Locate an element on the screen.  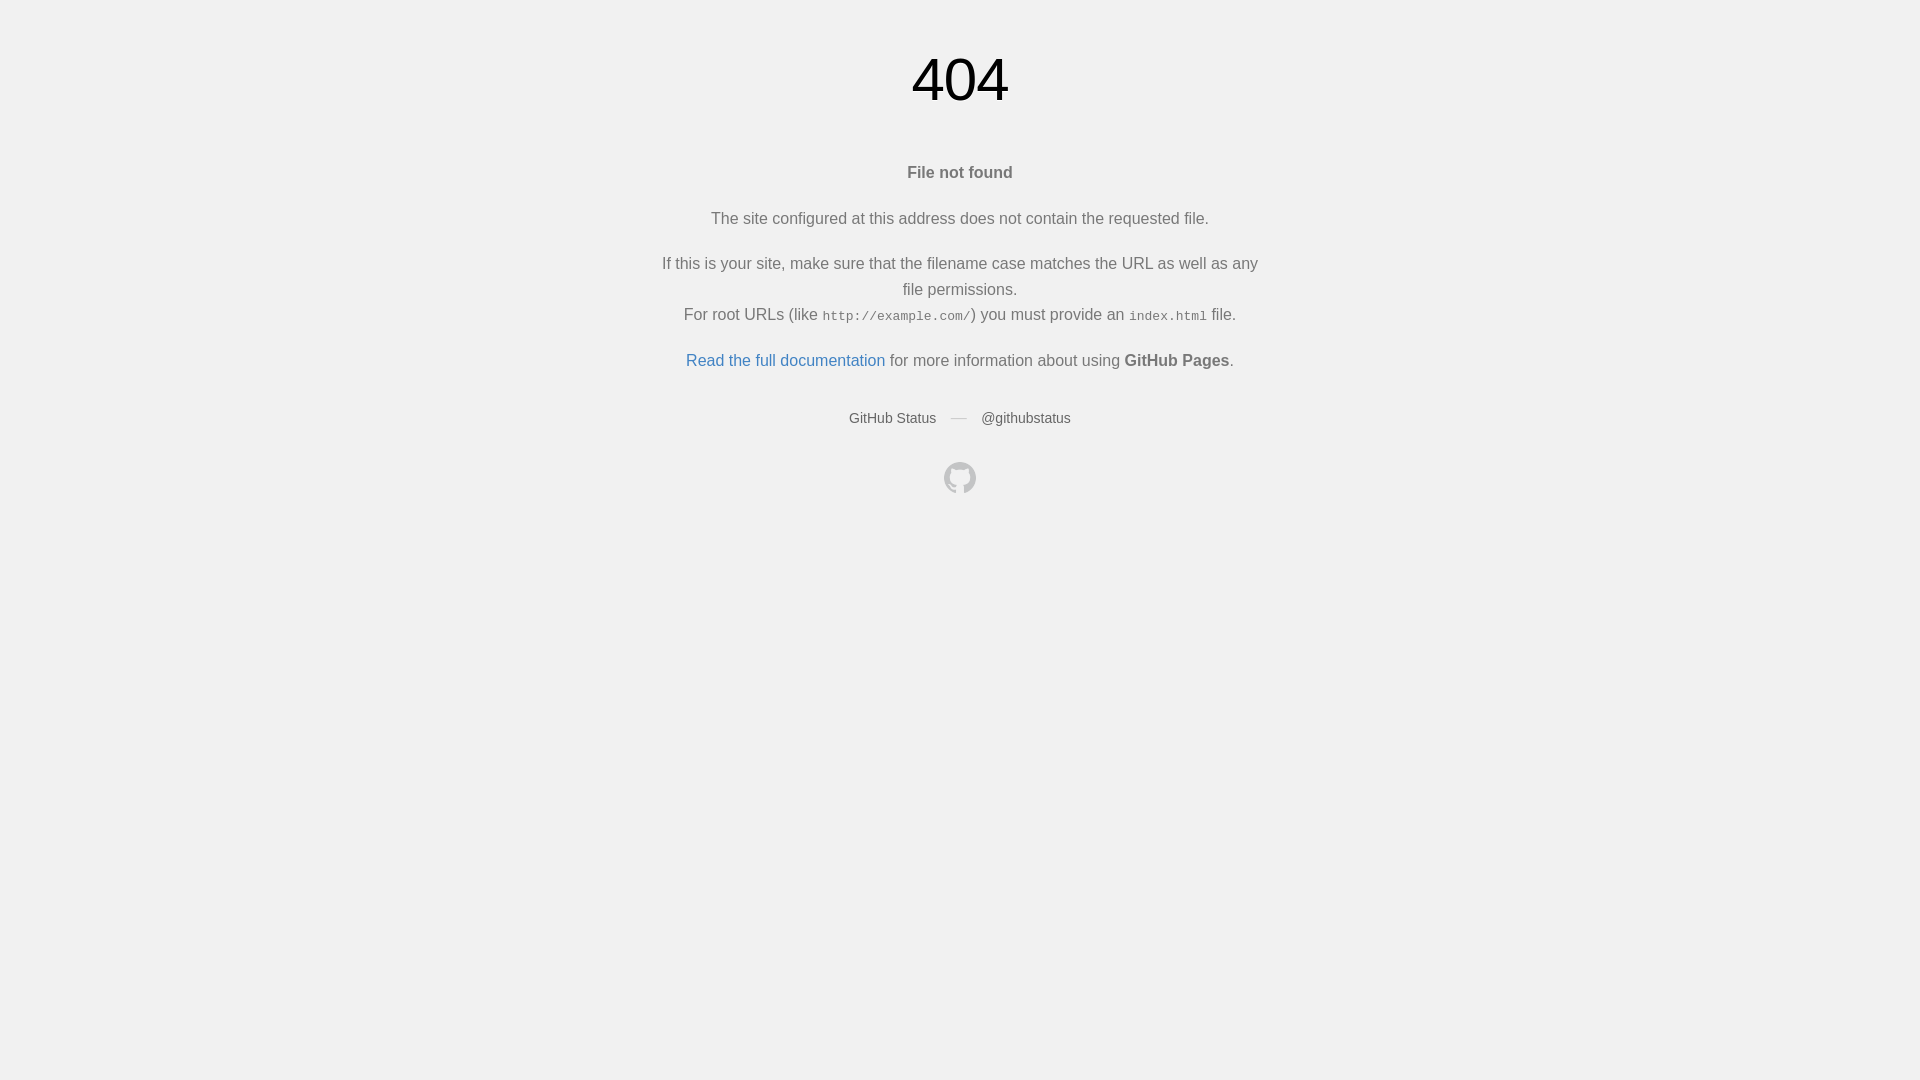
'@githubstatus' is located at coordinates (1026, 416).